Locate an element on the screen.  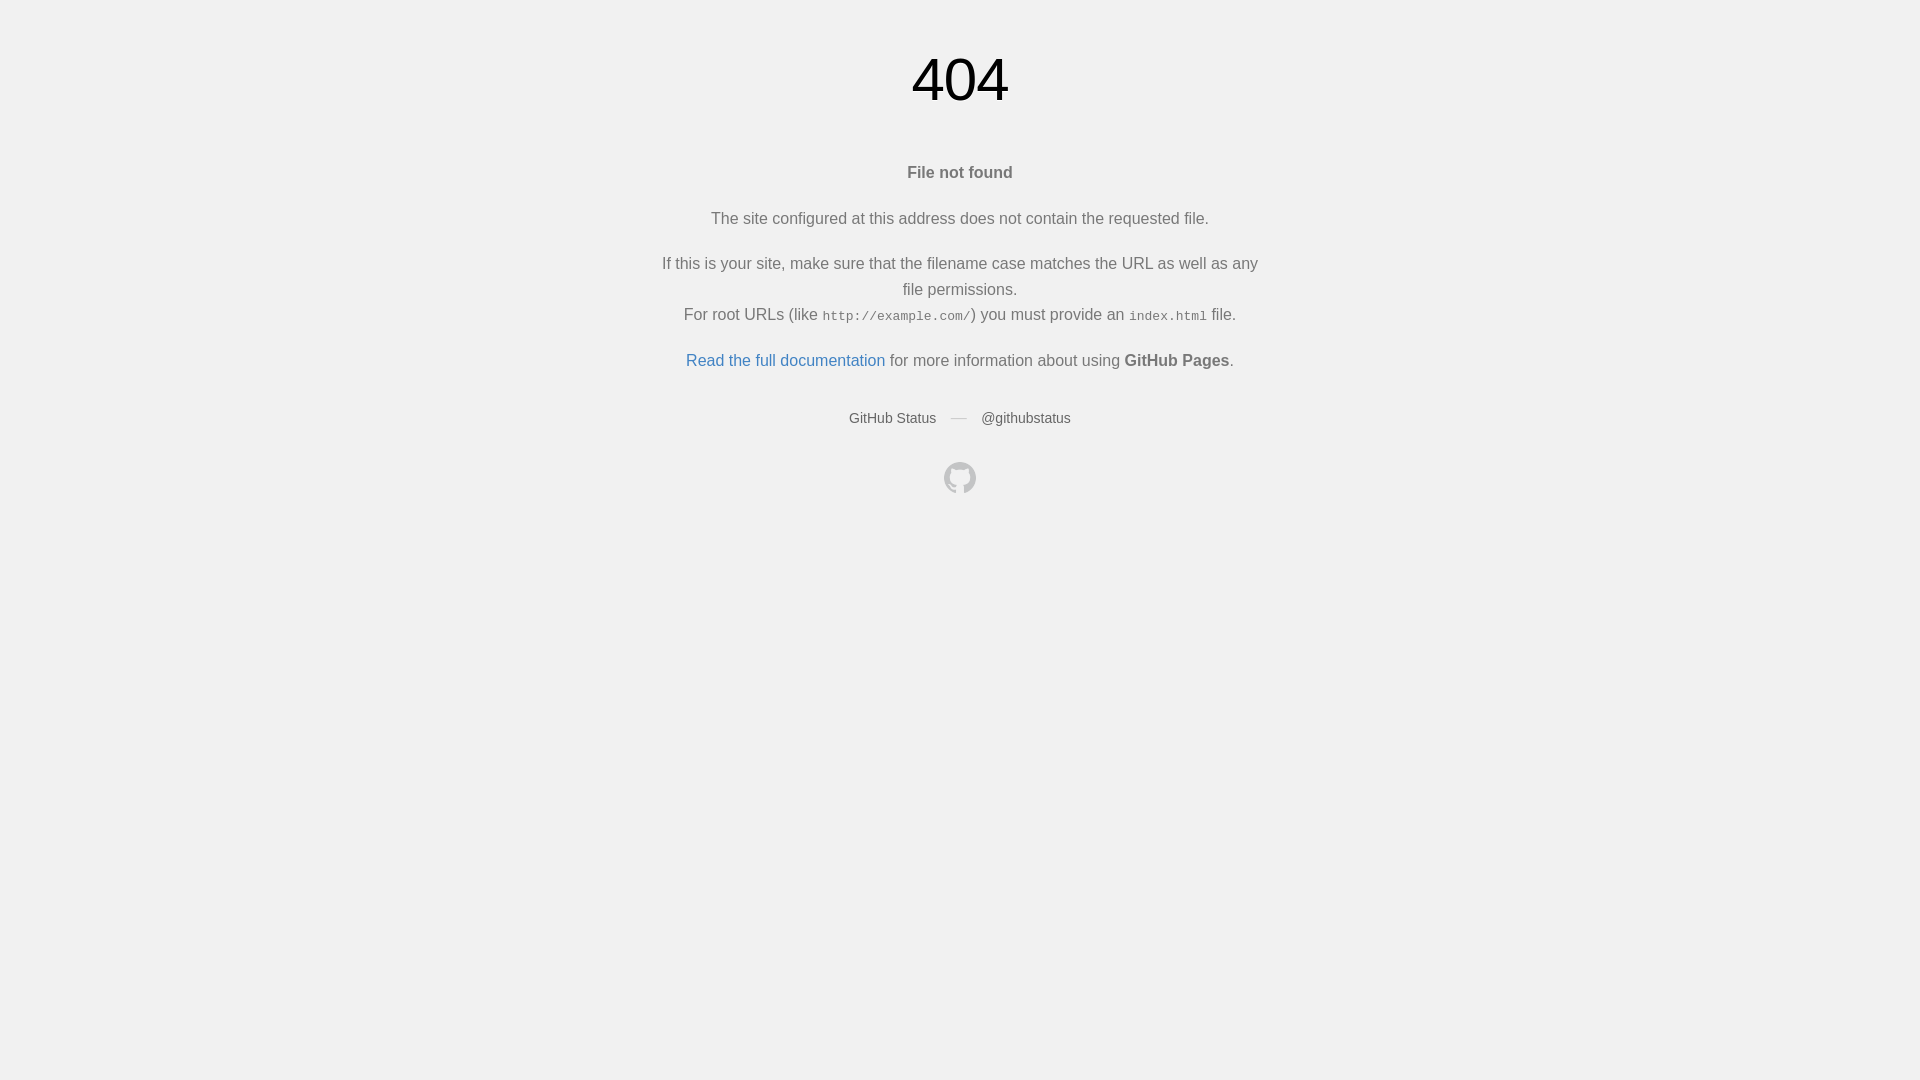
'@githubstatus' is located at coordinates (1026, 416).